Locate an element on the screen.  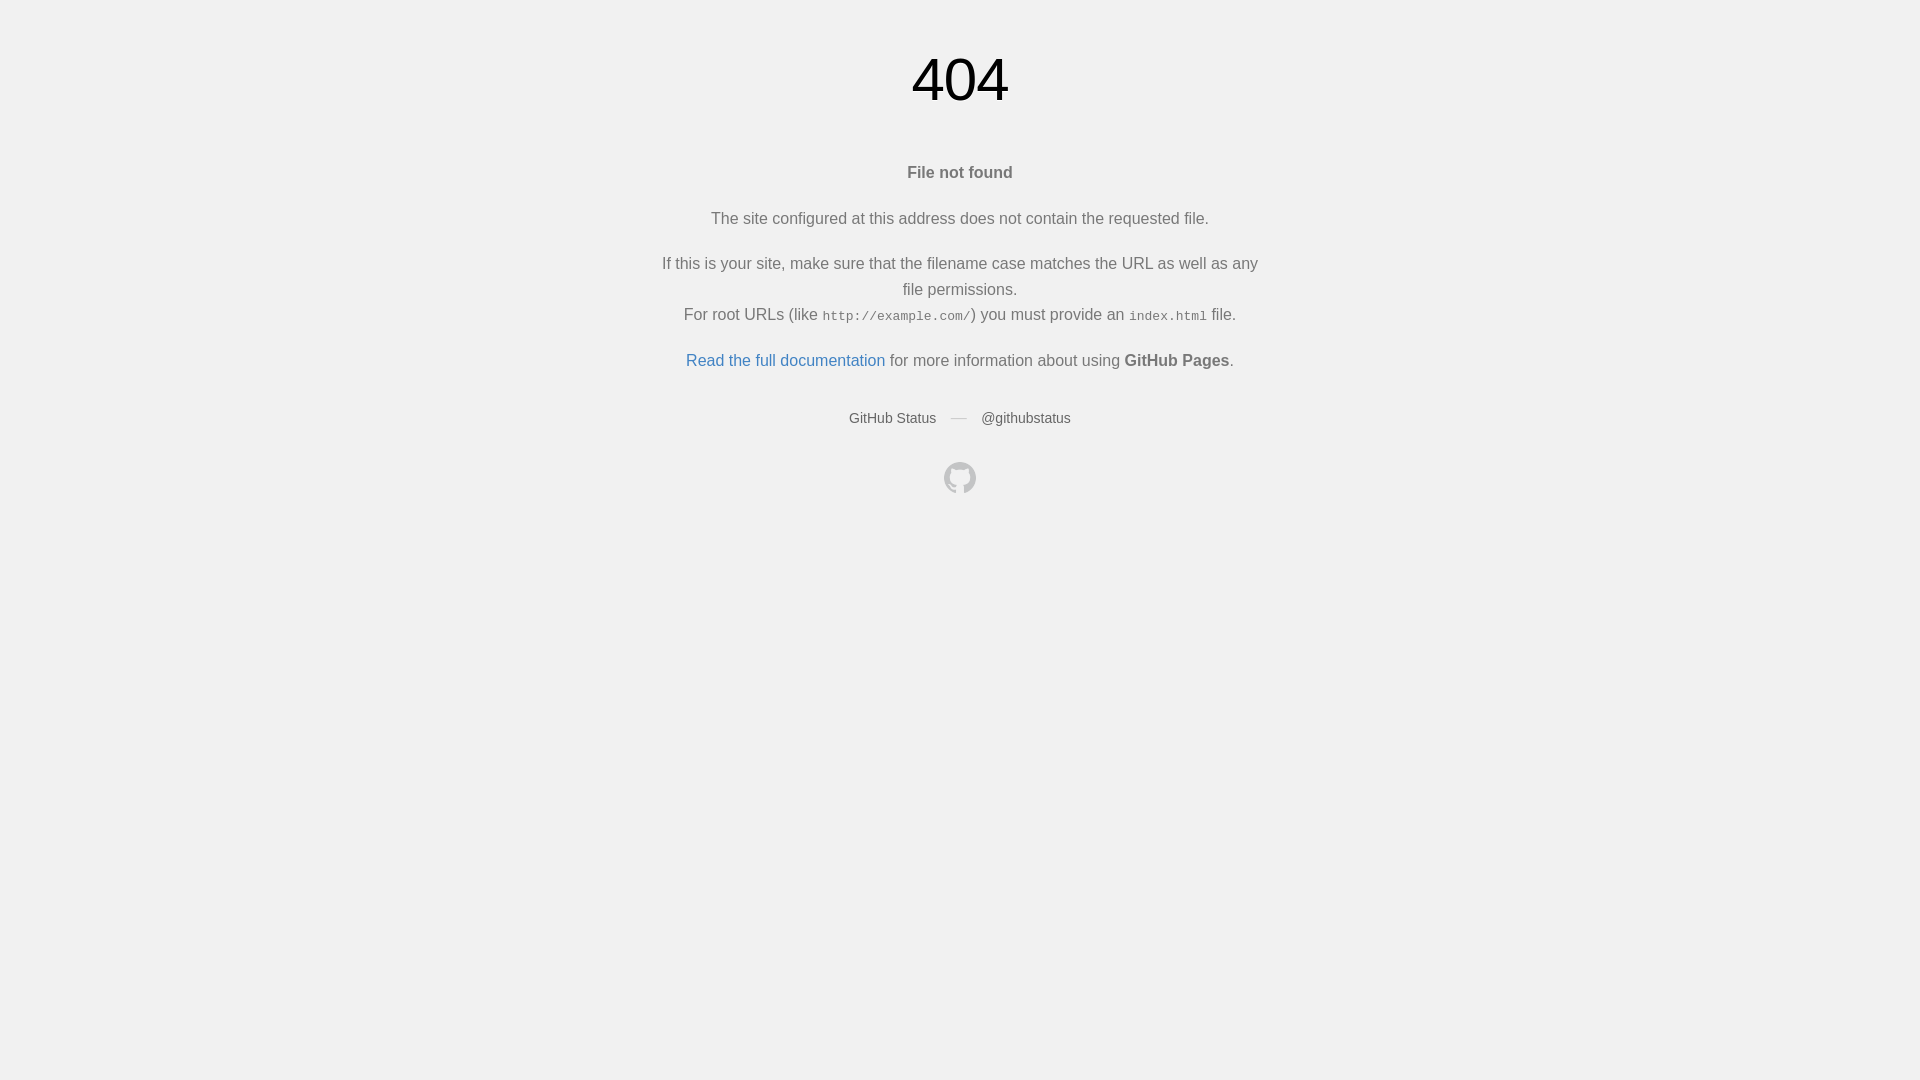
'@githubstatus' is located at coordinates (1026, 416).